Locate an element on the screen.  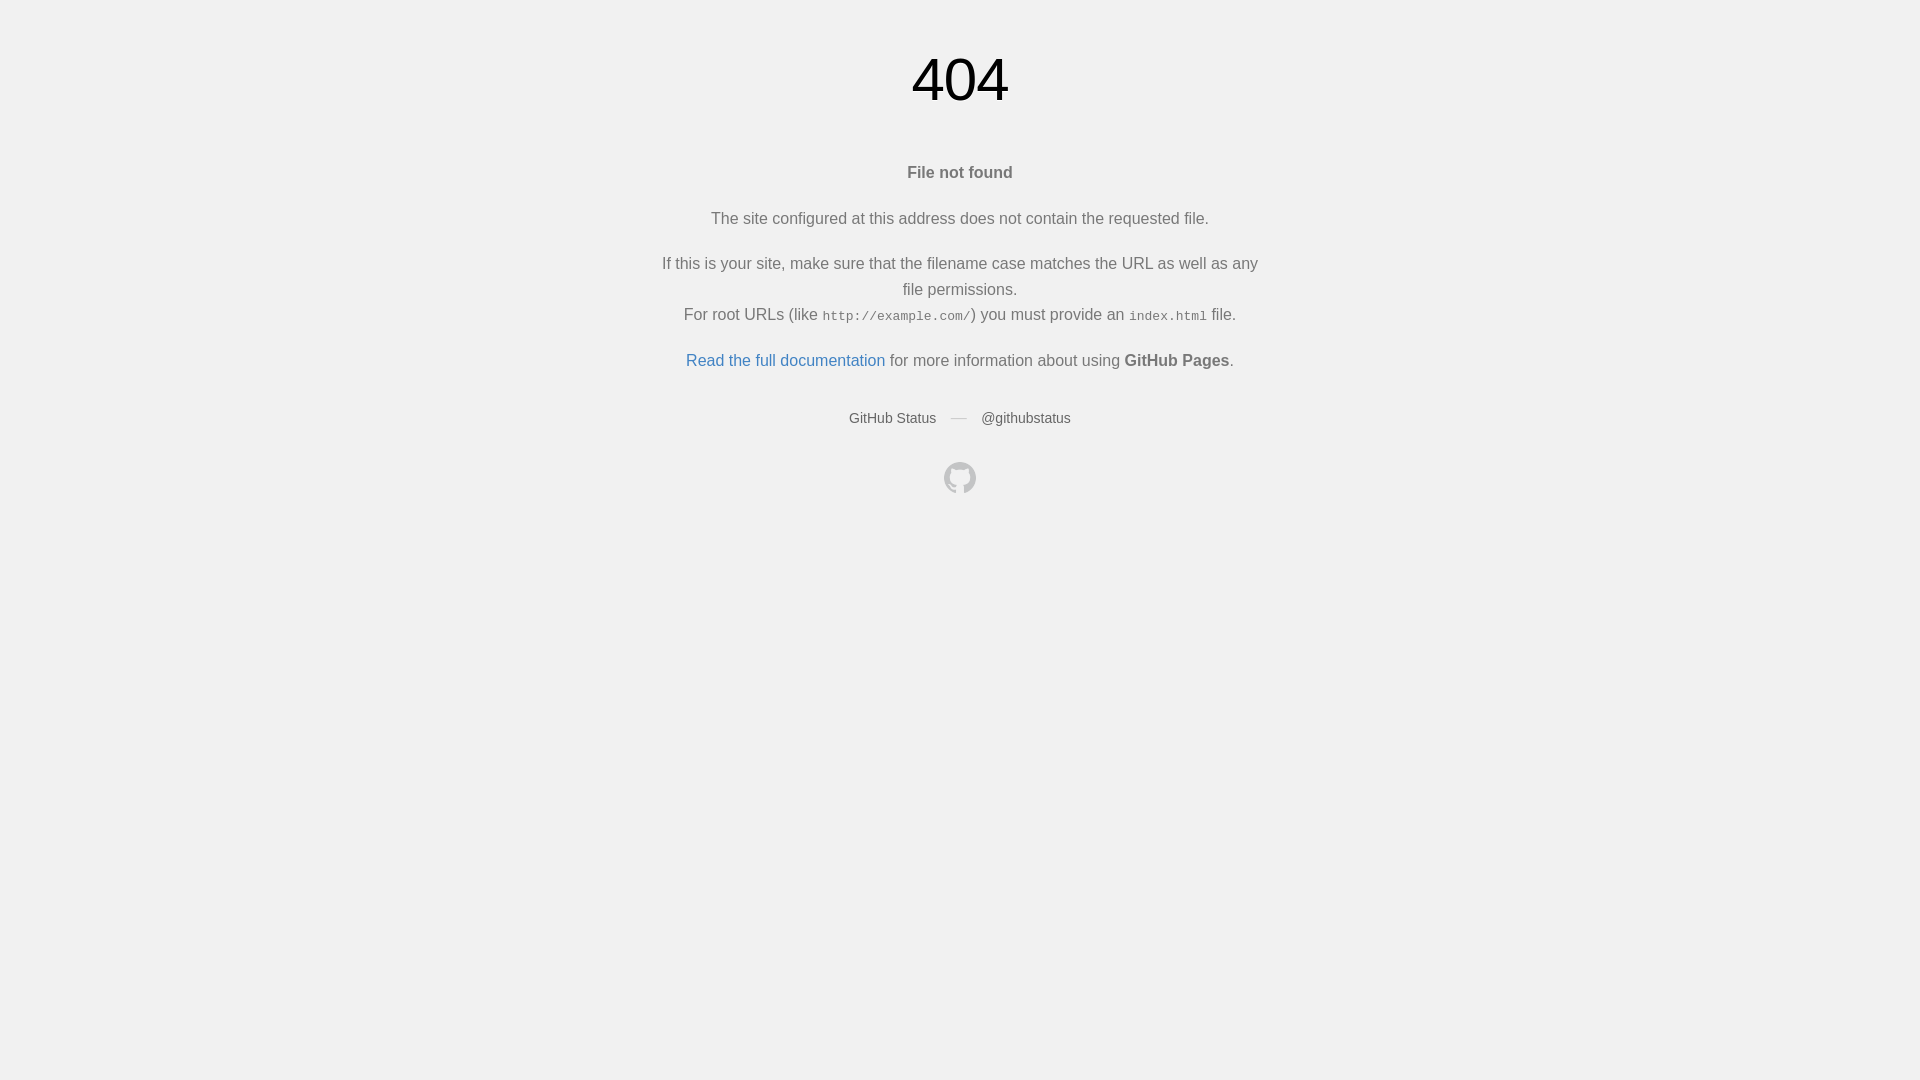
'@githubstatus' is located at coordinates (1026, 416).